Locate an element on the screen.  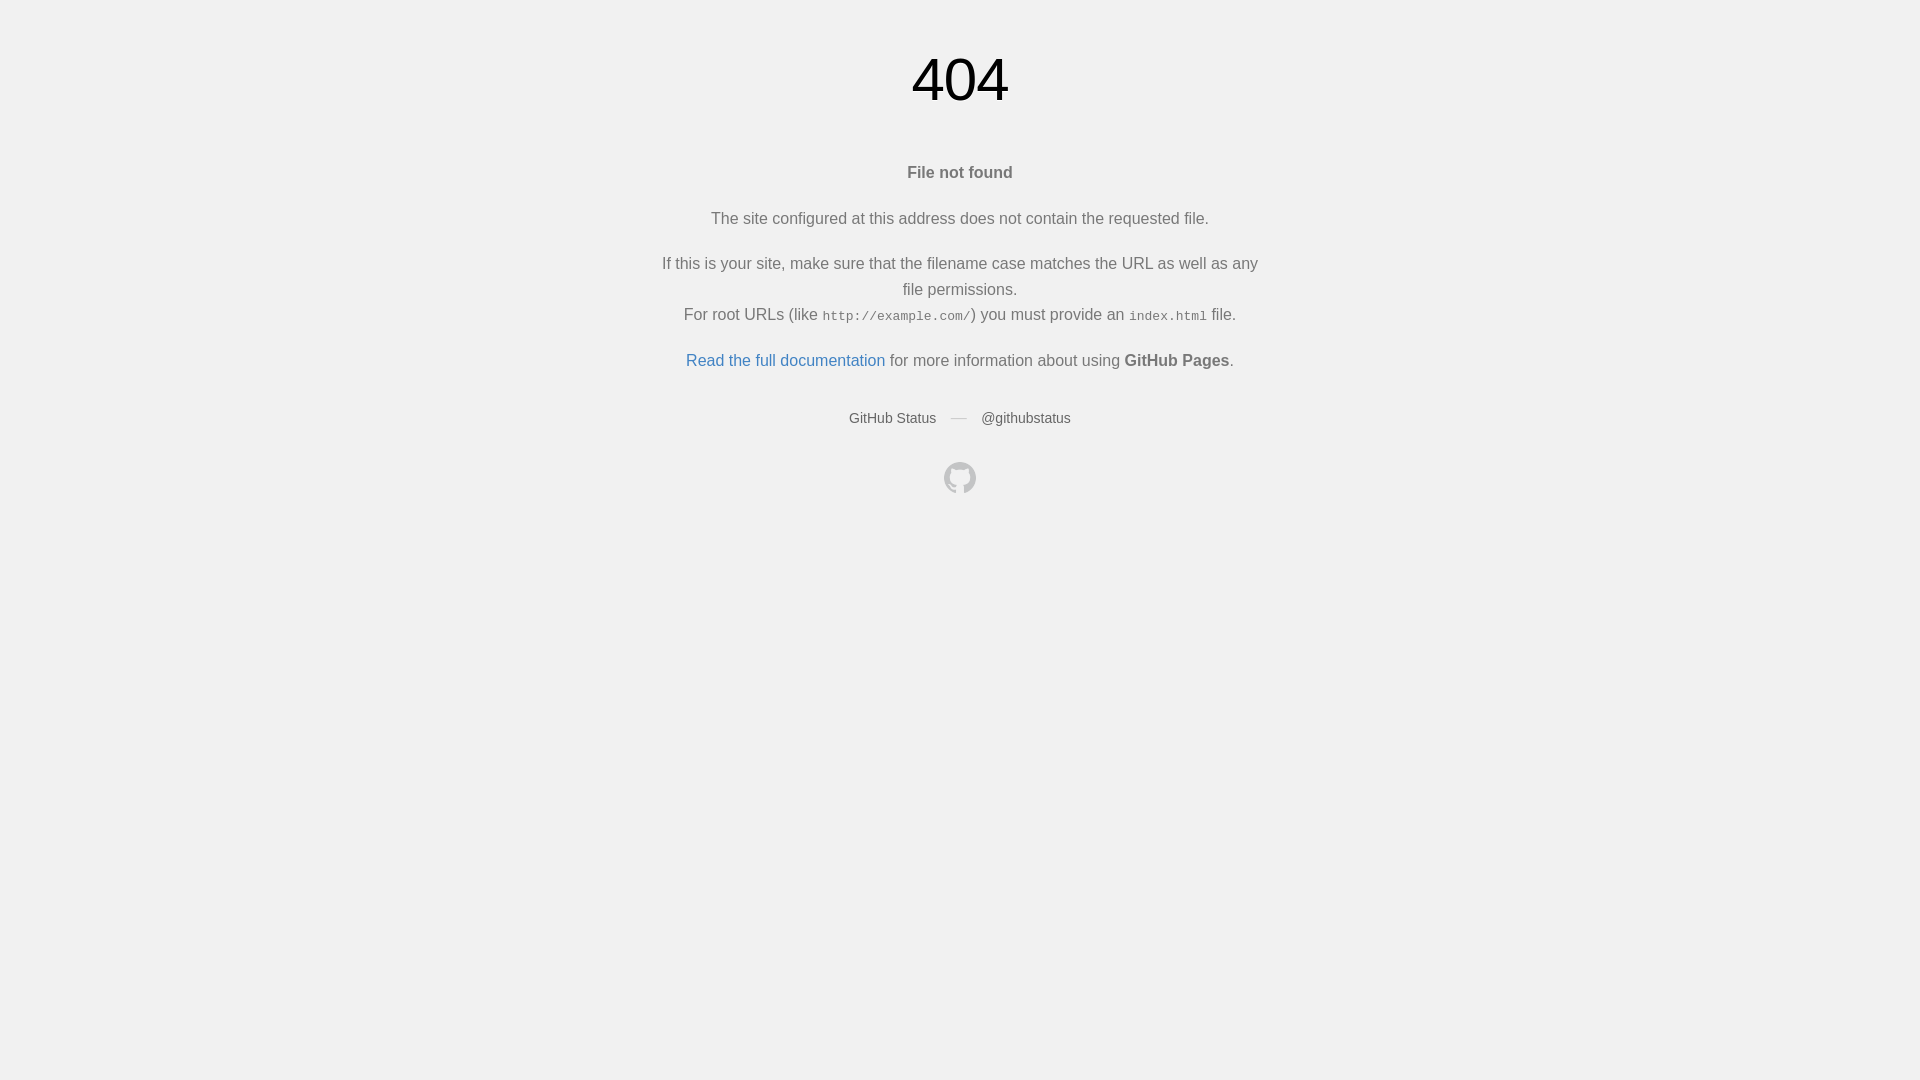
'@githubstatus' is located at coordinates (1026, 416).